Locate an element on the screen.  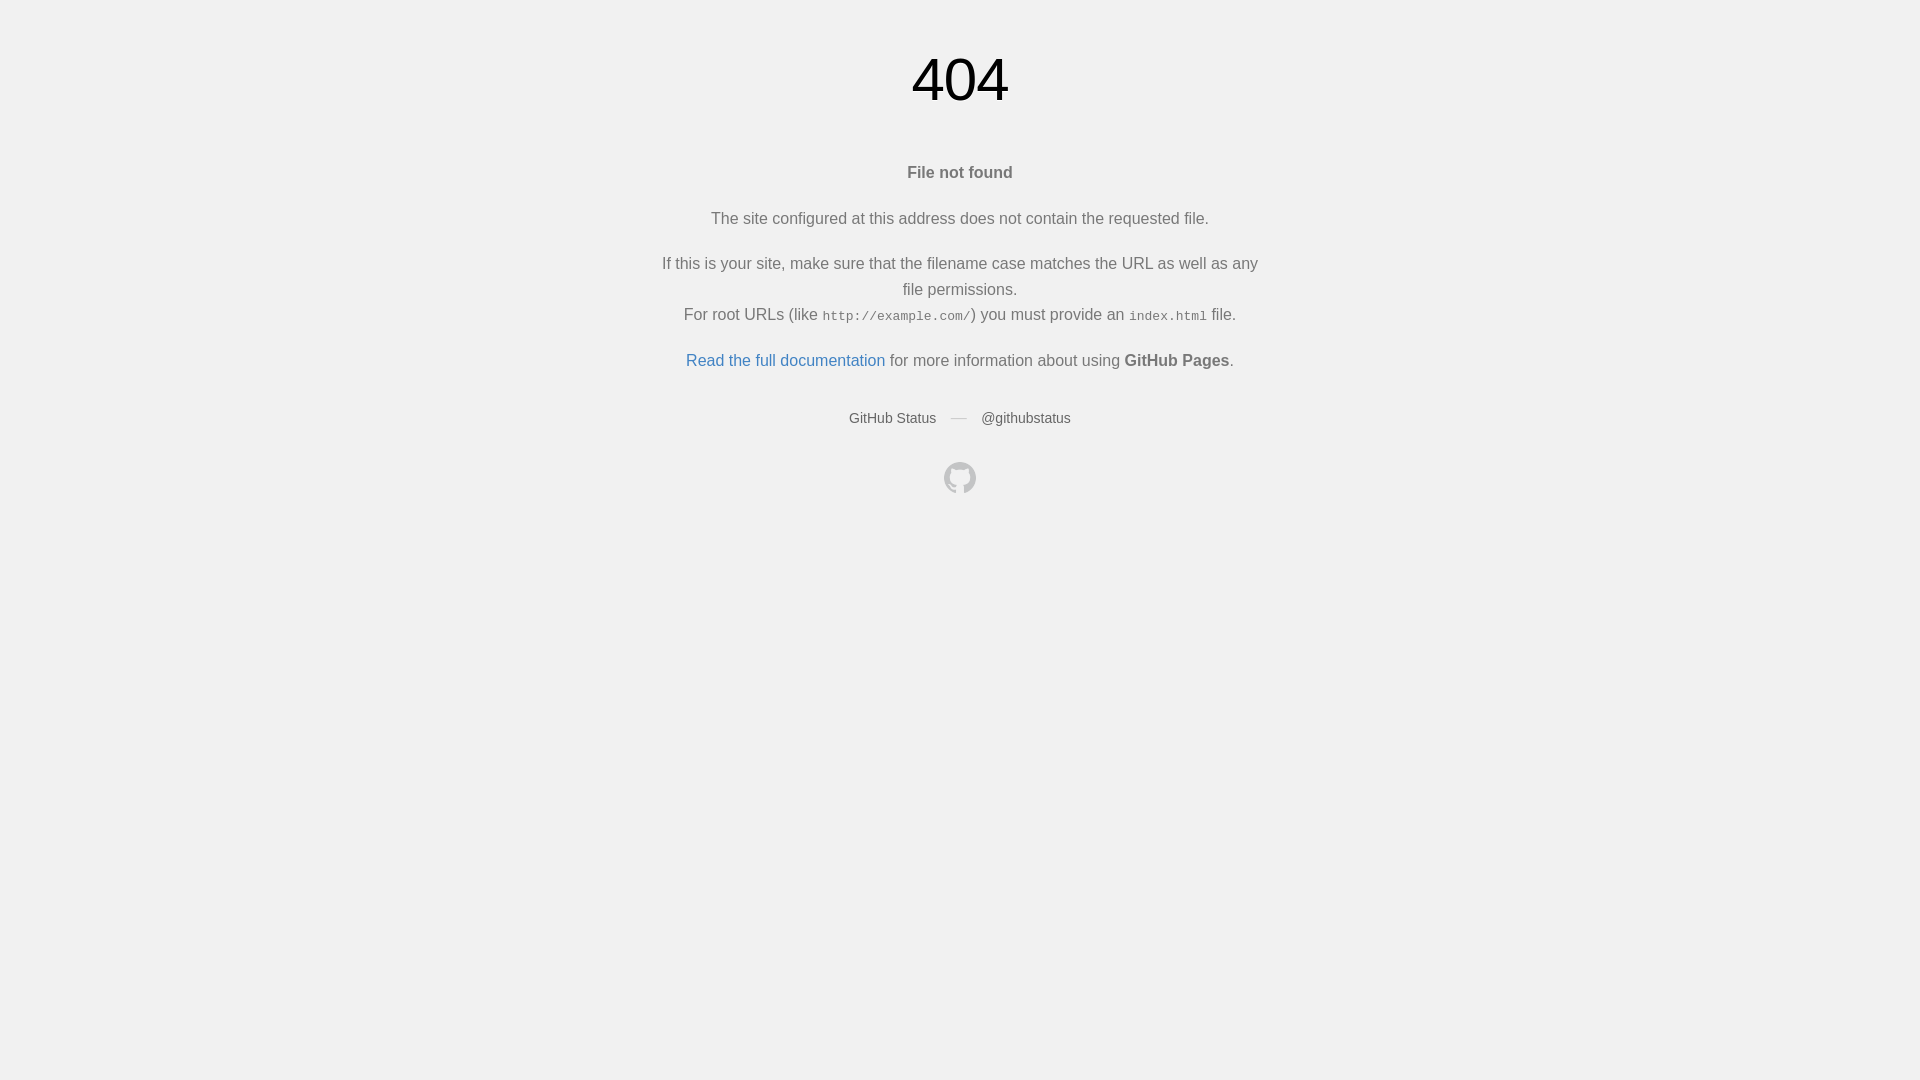
'@githubstatus' is located at coordinates (1026, 416).